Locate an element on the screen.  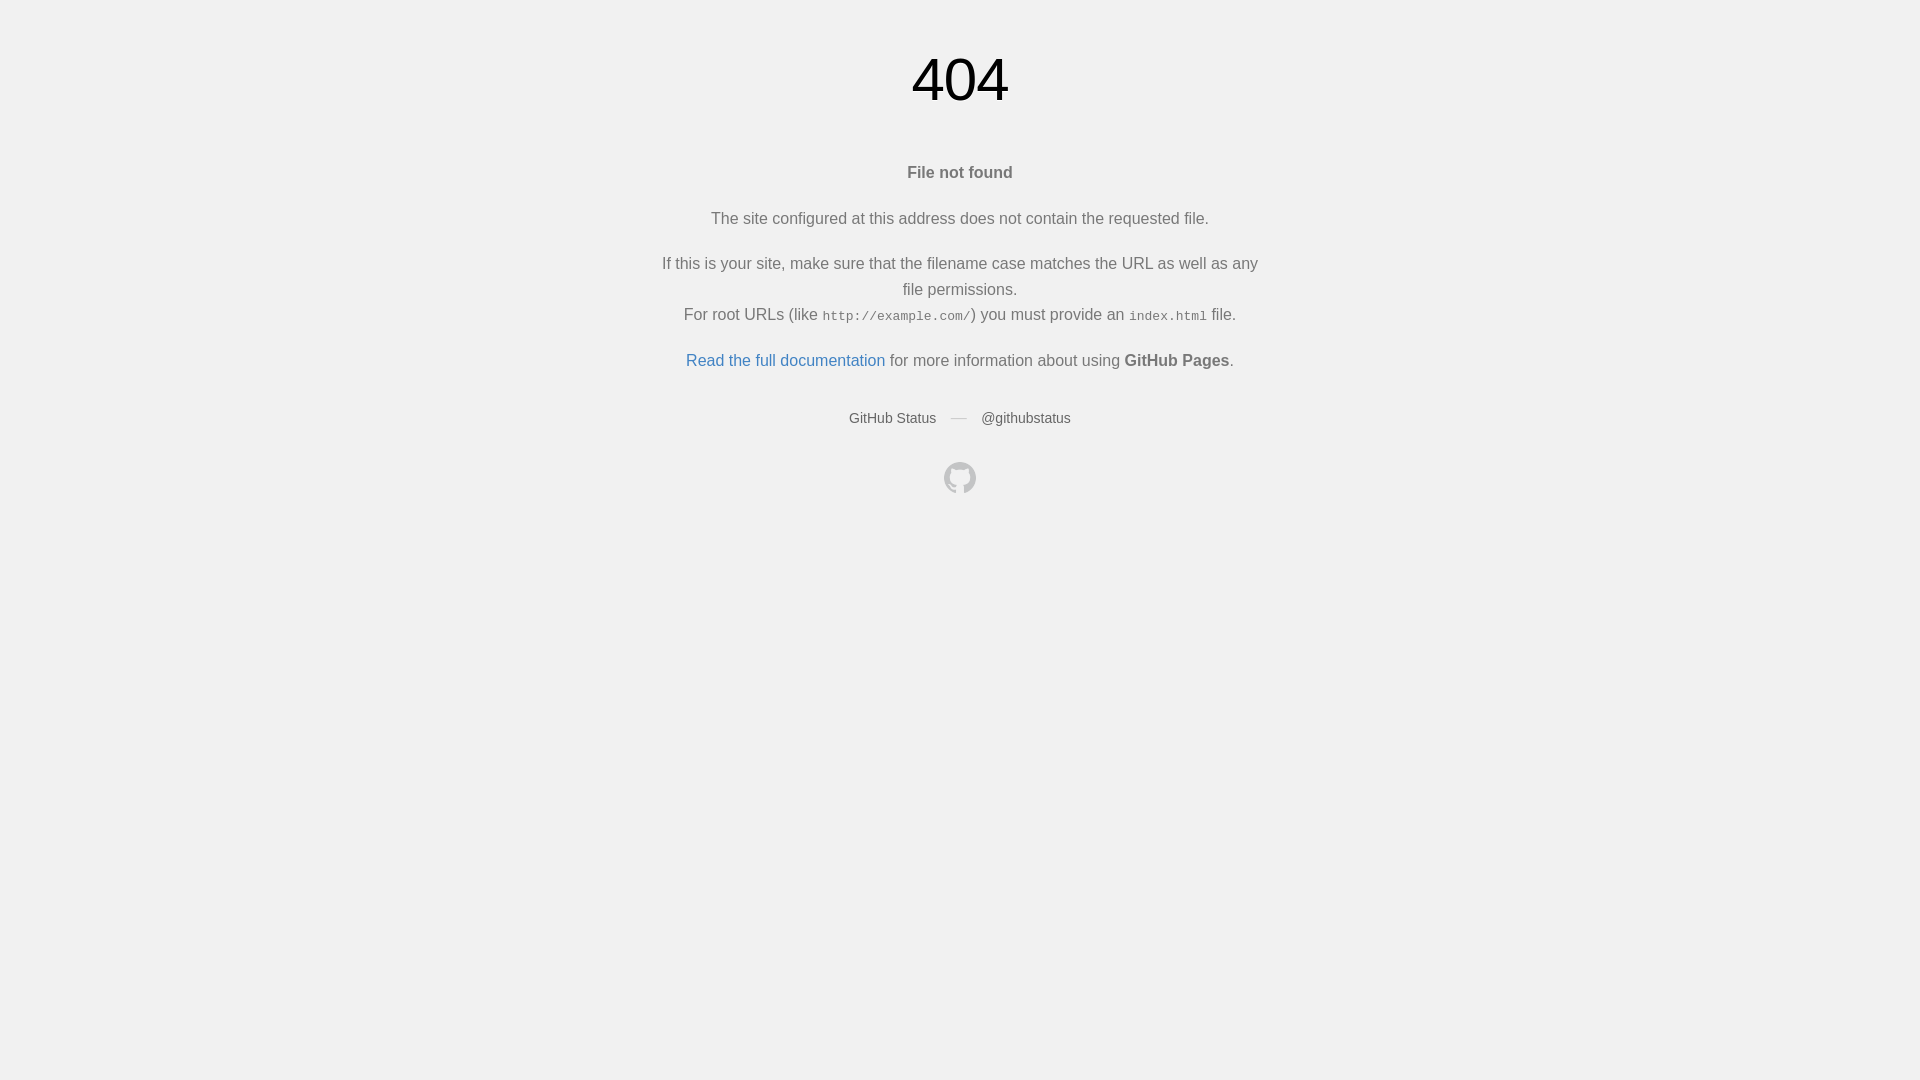
'@githubstatus' is located at coordinates (1026, 416).